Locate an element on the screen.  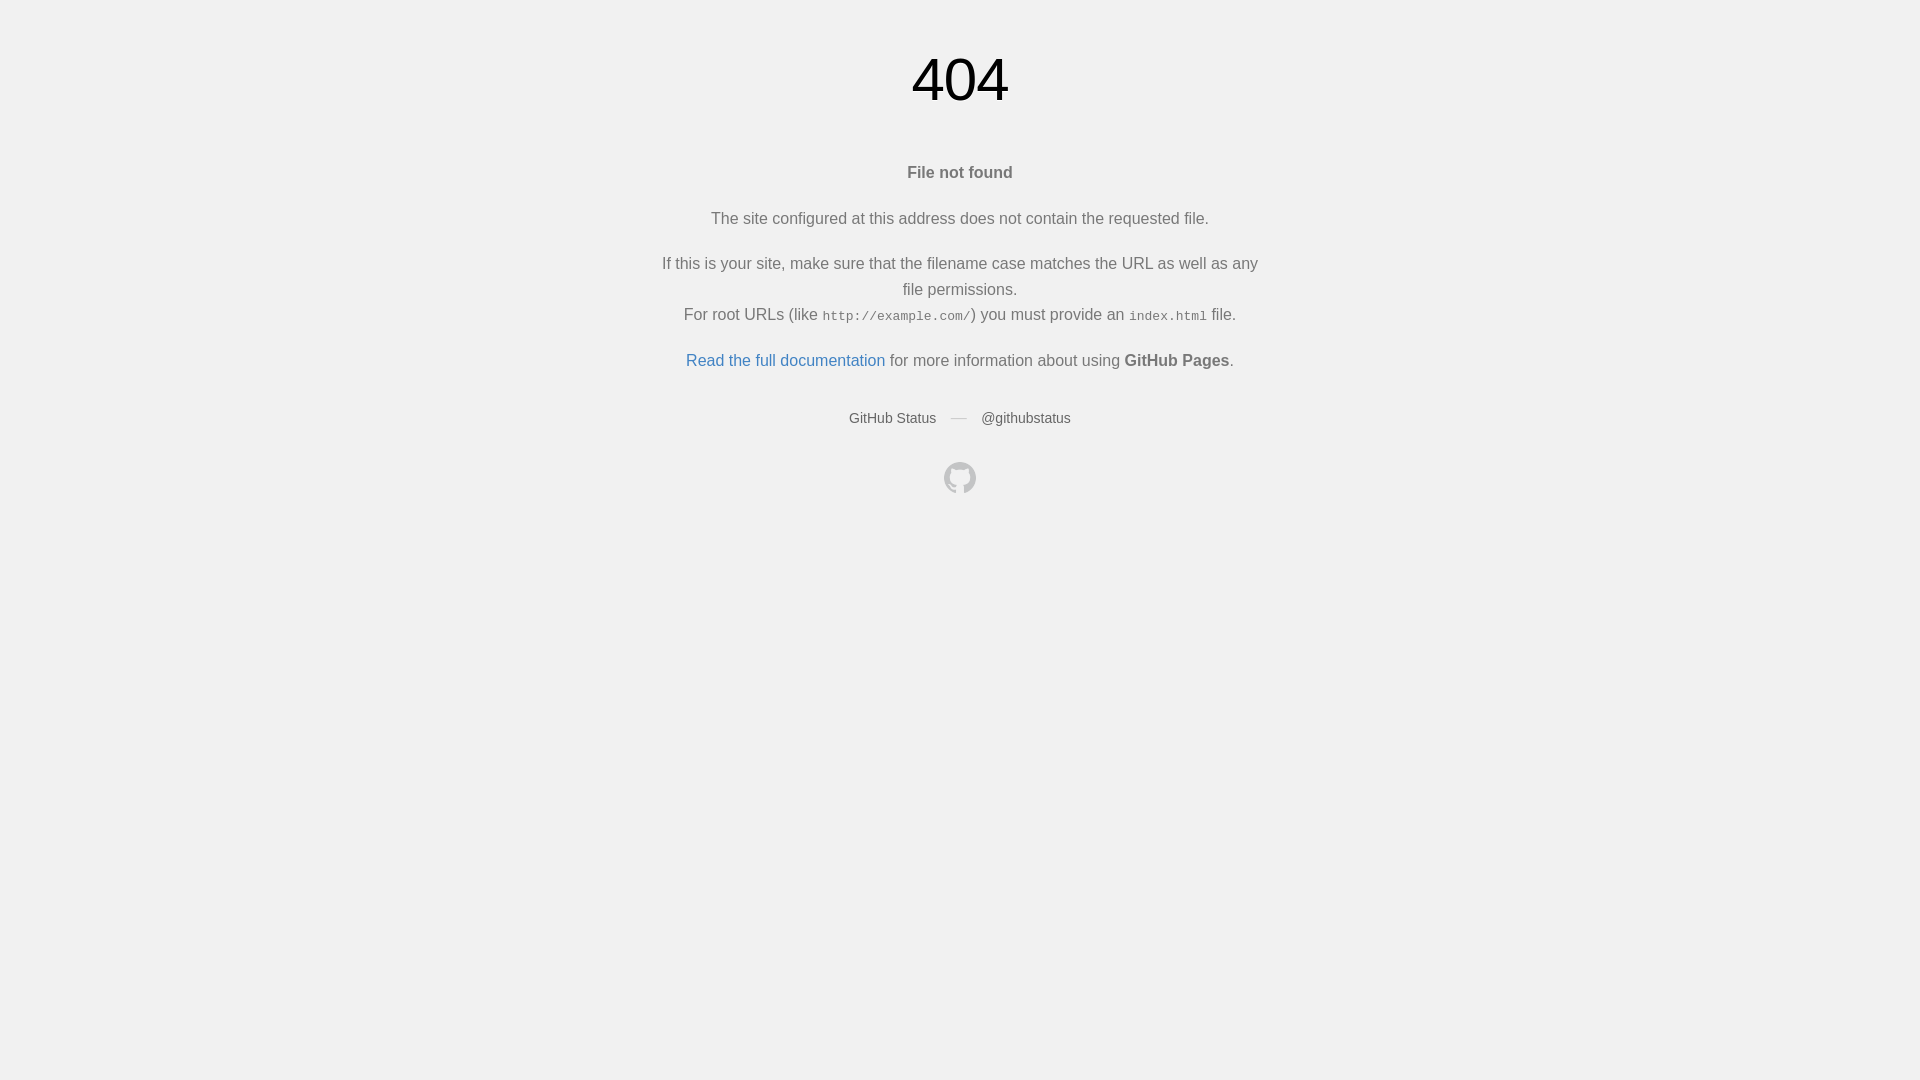
'@githubstatus' is located at coordinates (1026, 416).